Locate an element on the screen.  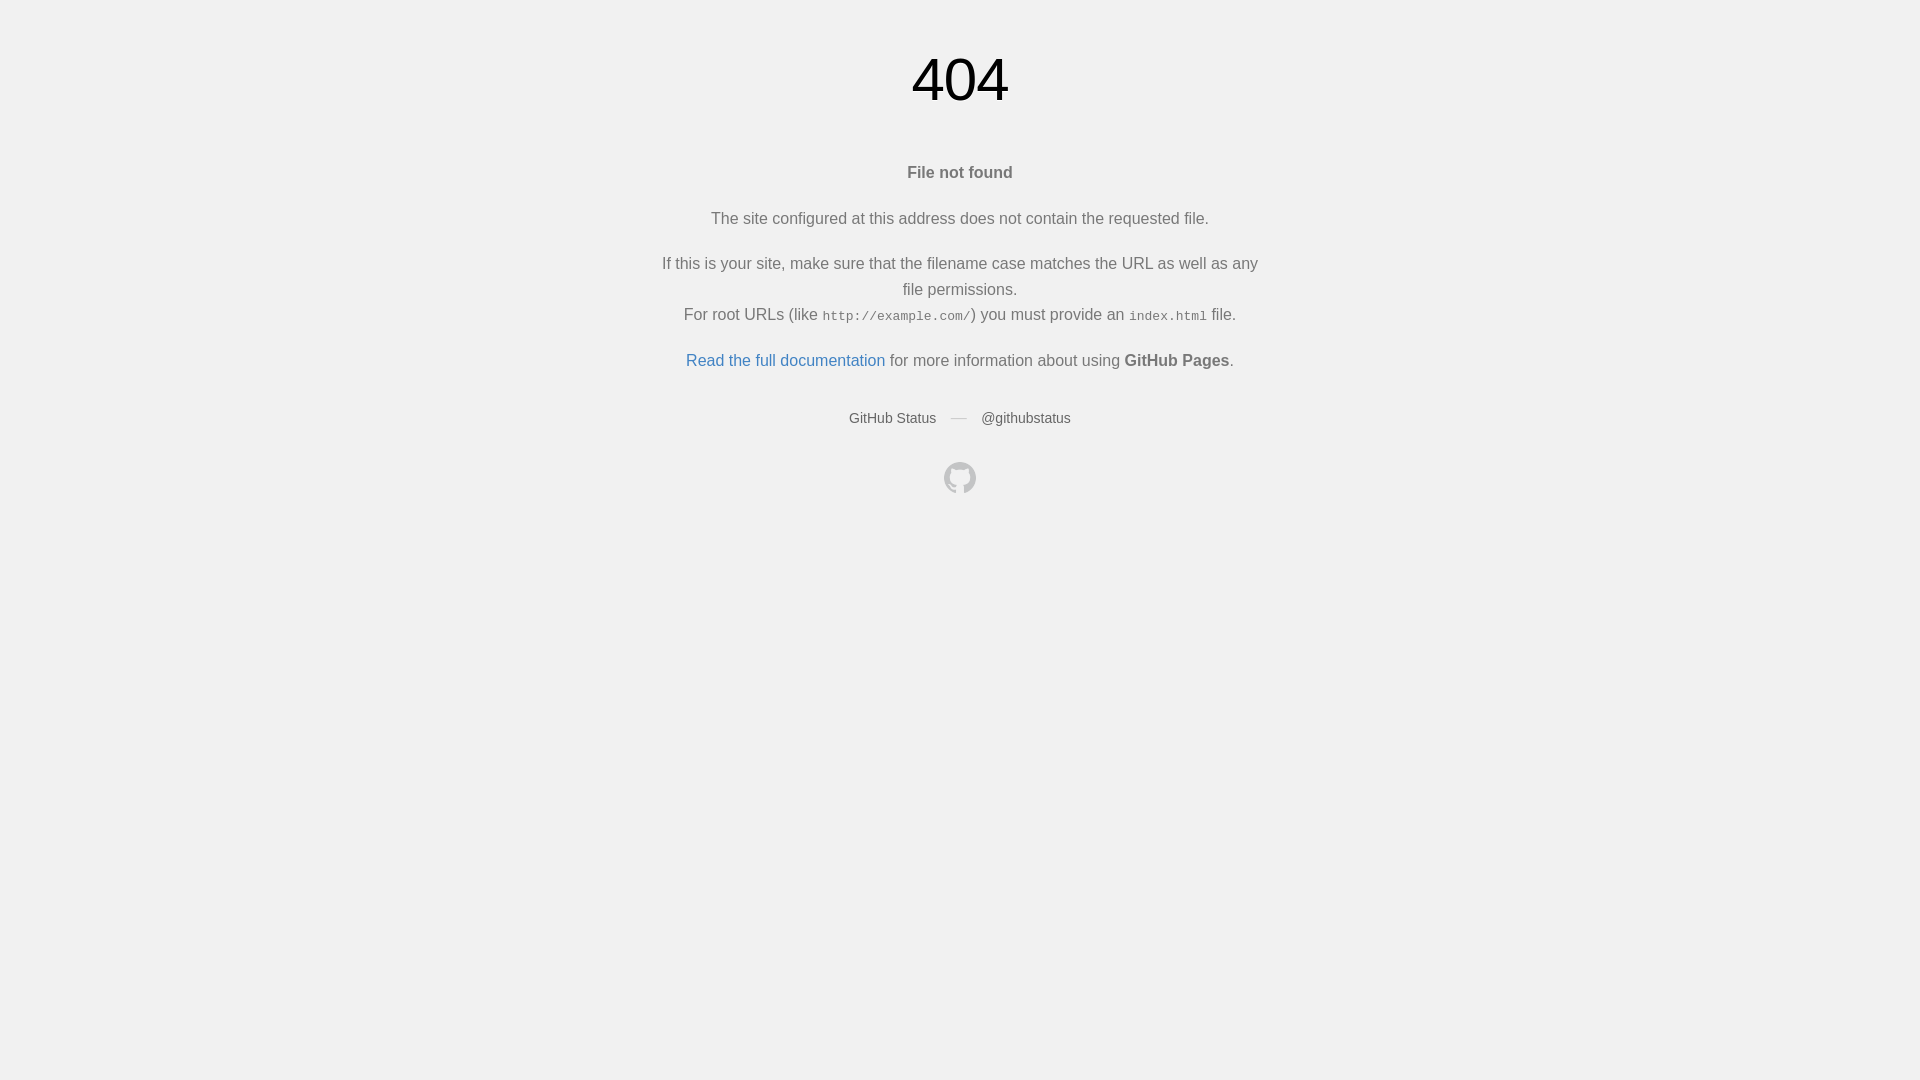
'@githubstatus' is located at coordinates (1026, 416).